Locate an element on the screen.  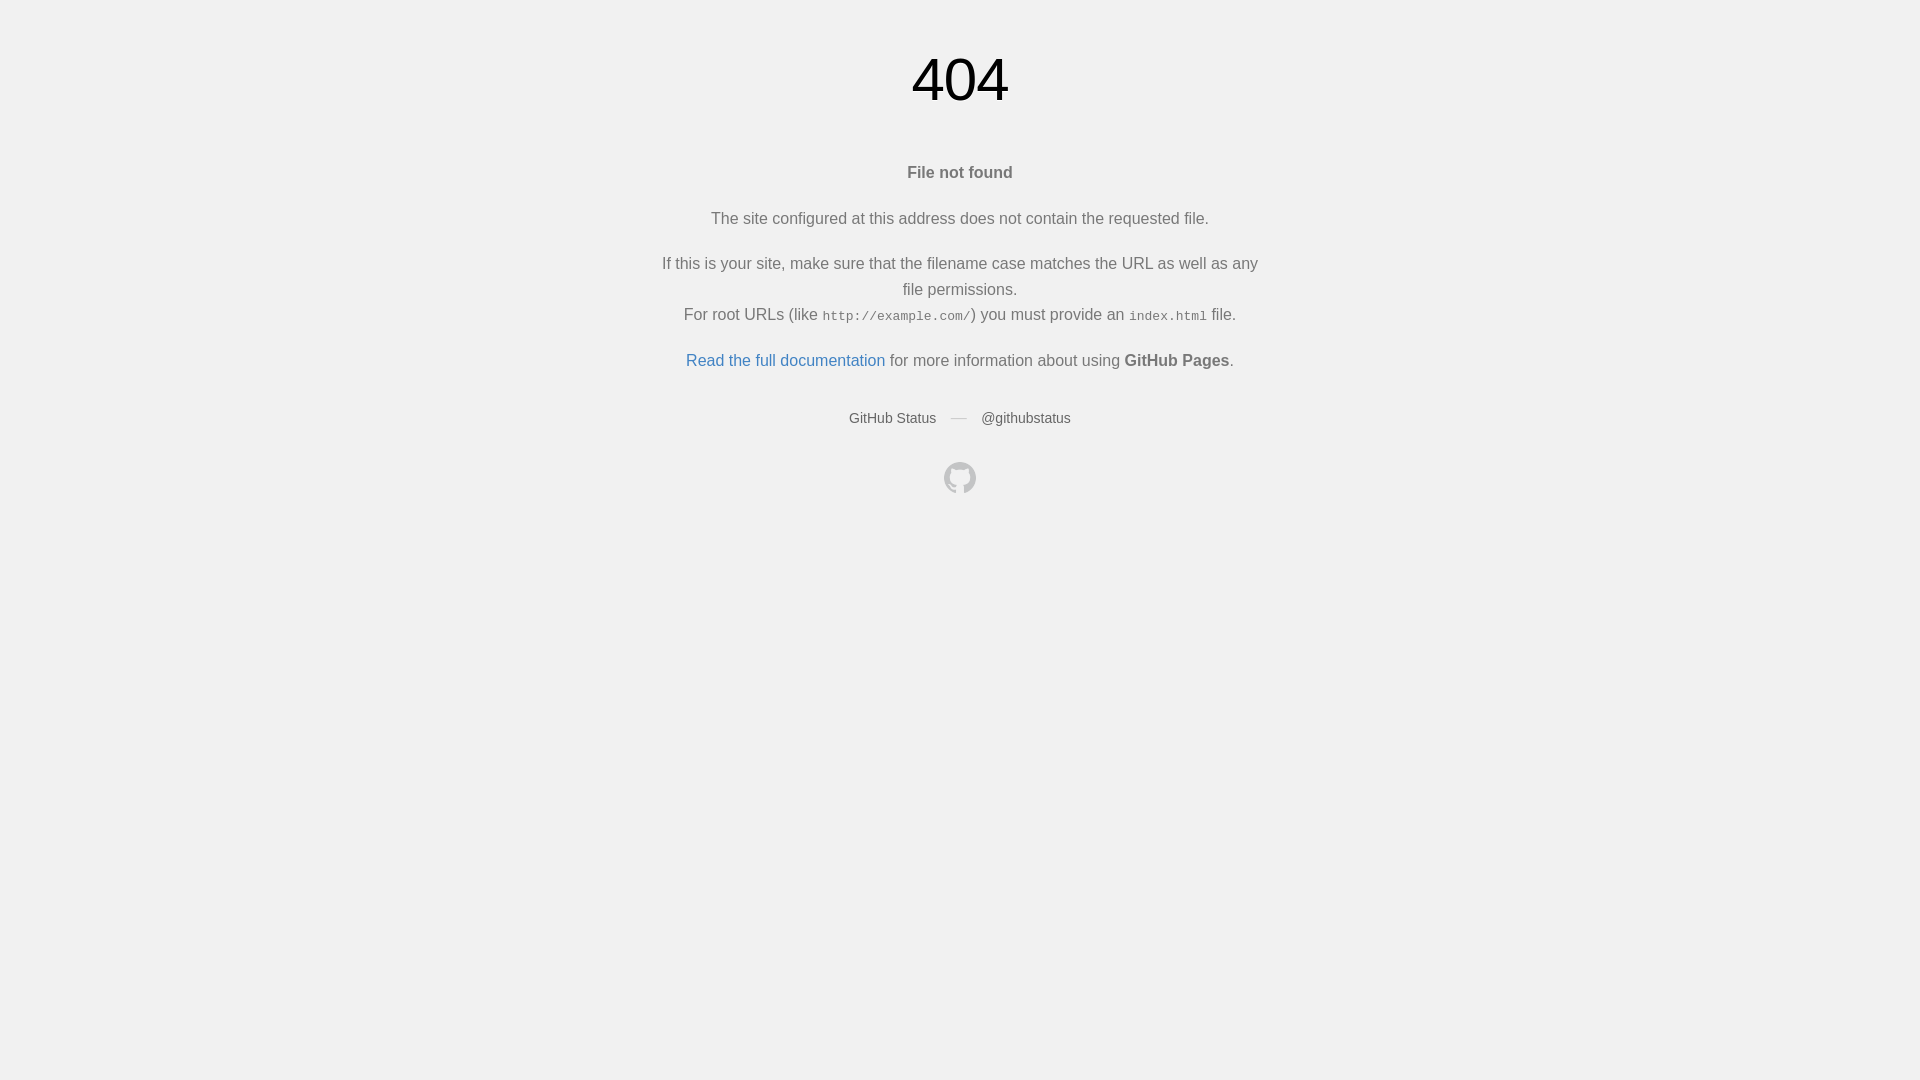
'@githubstatus' is located at coordinates (1026, 416).